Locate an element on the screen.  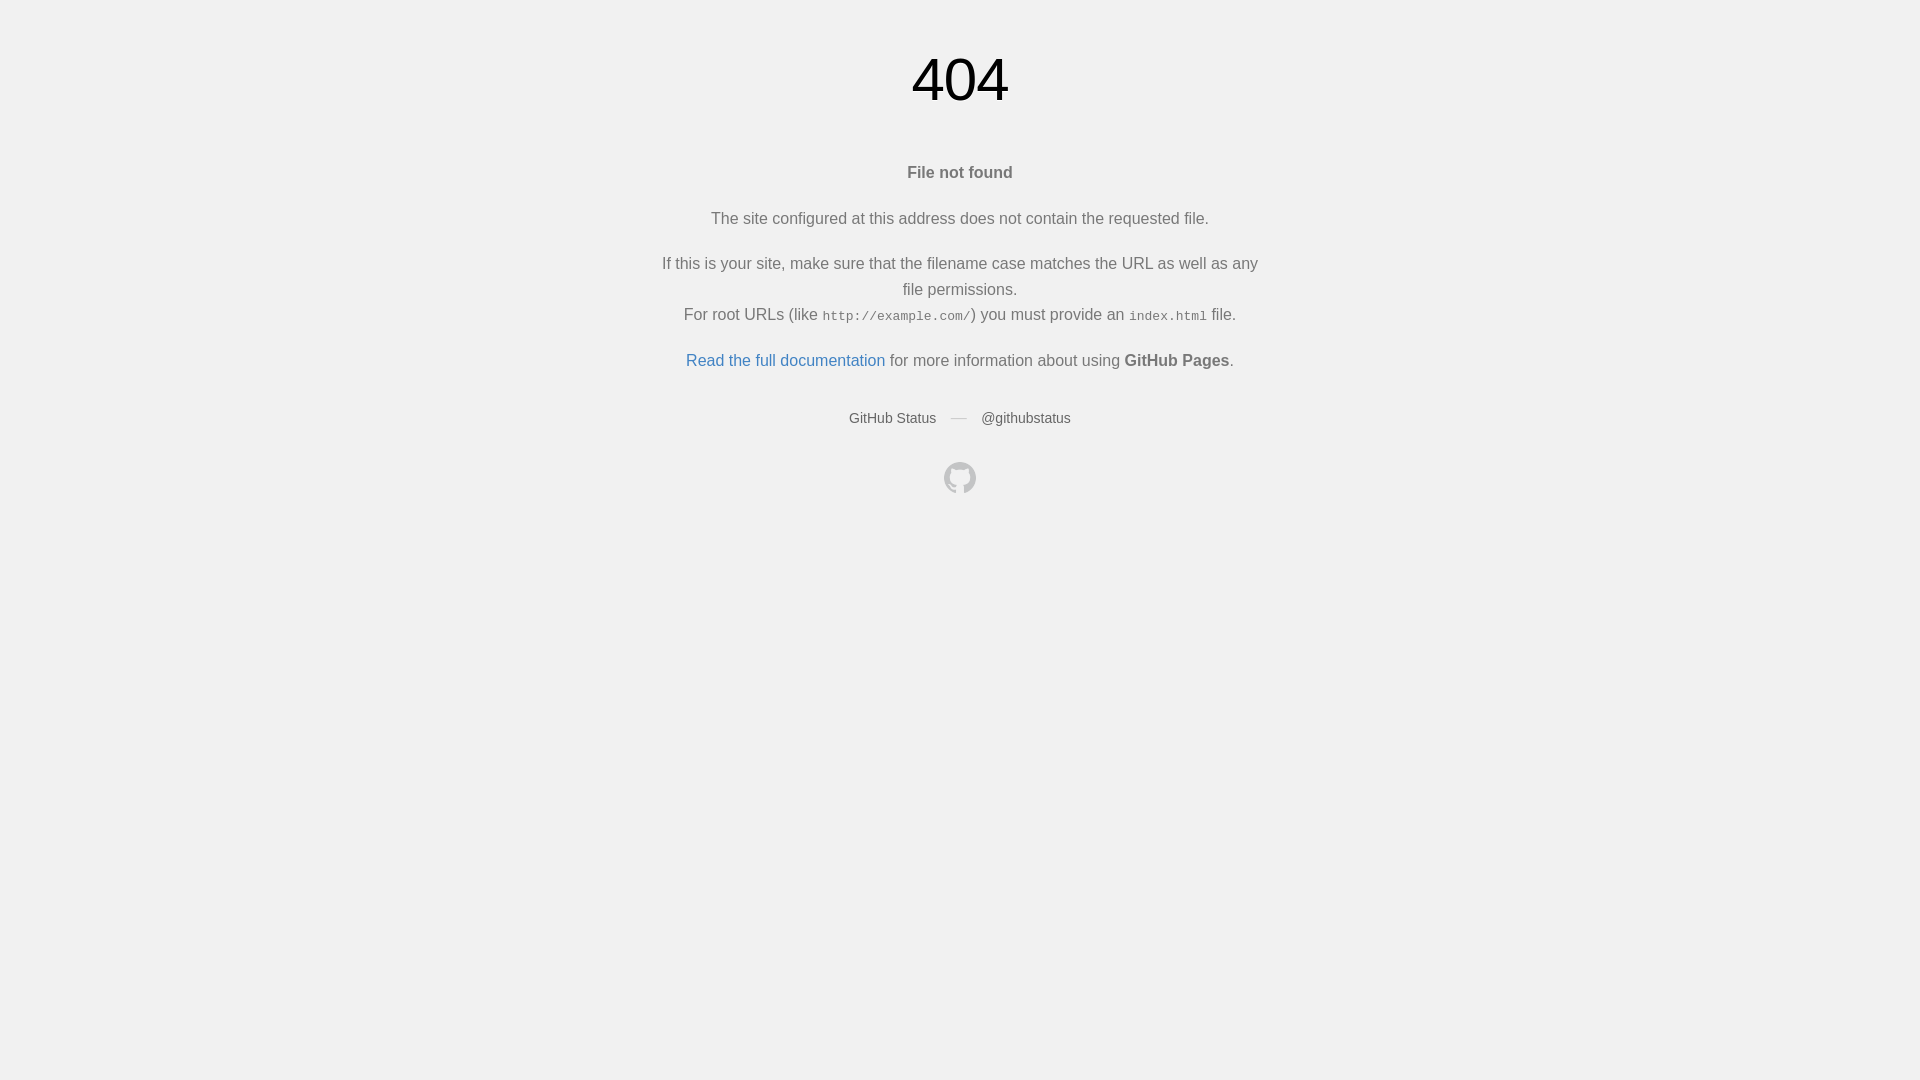
'@githubstatus' is located at coordinates (1026, 416).